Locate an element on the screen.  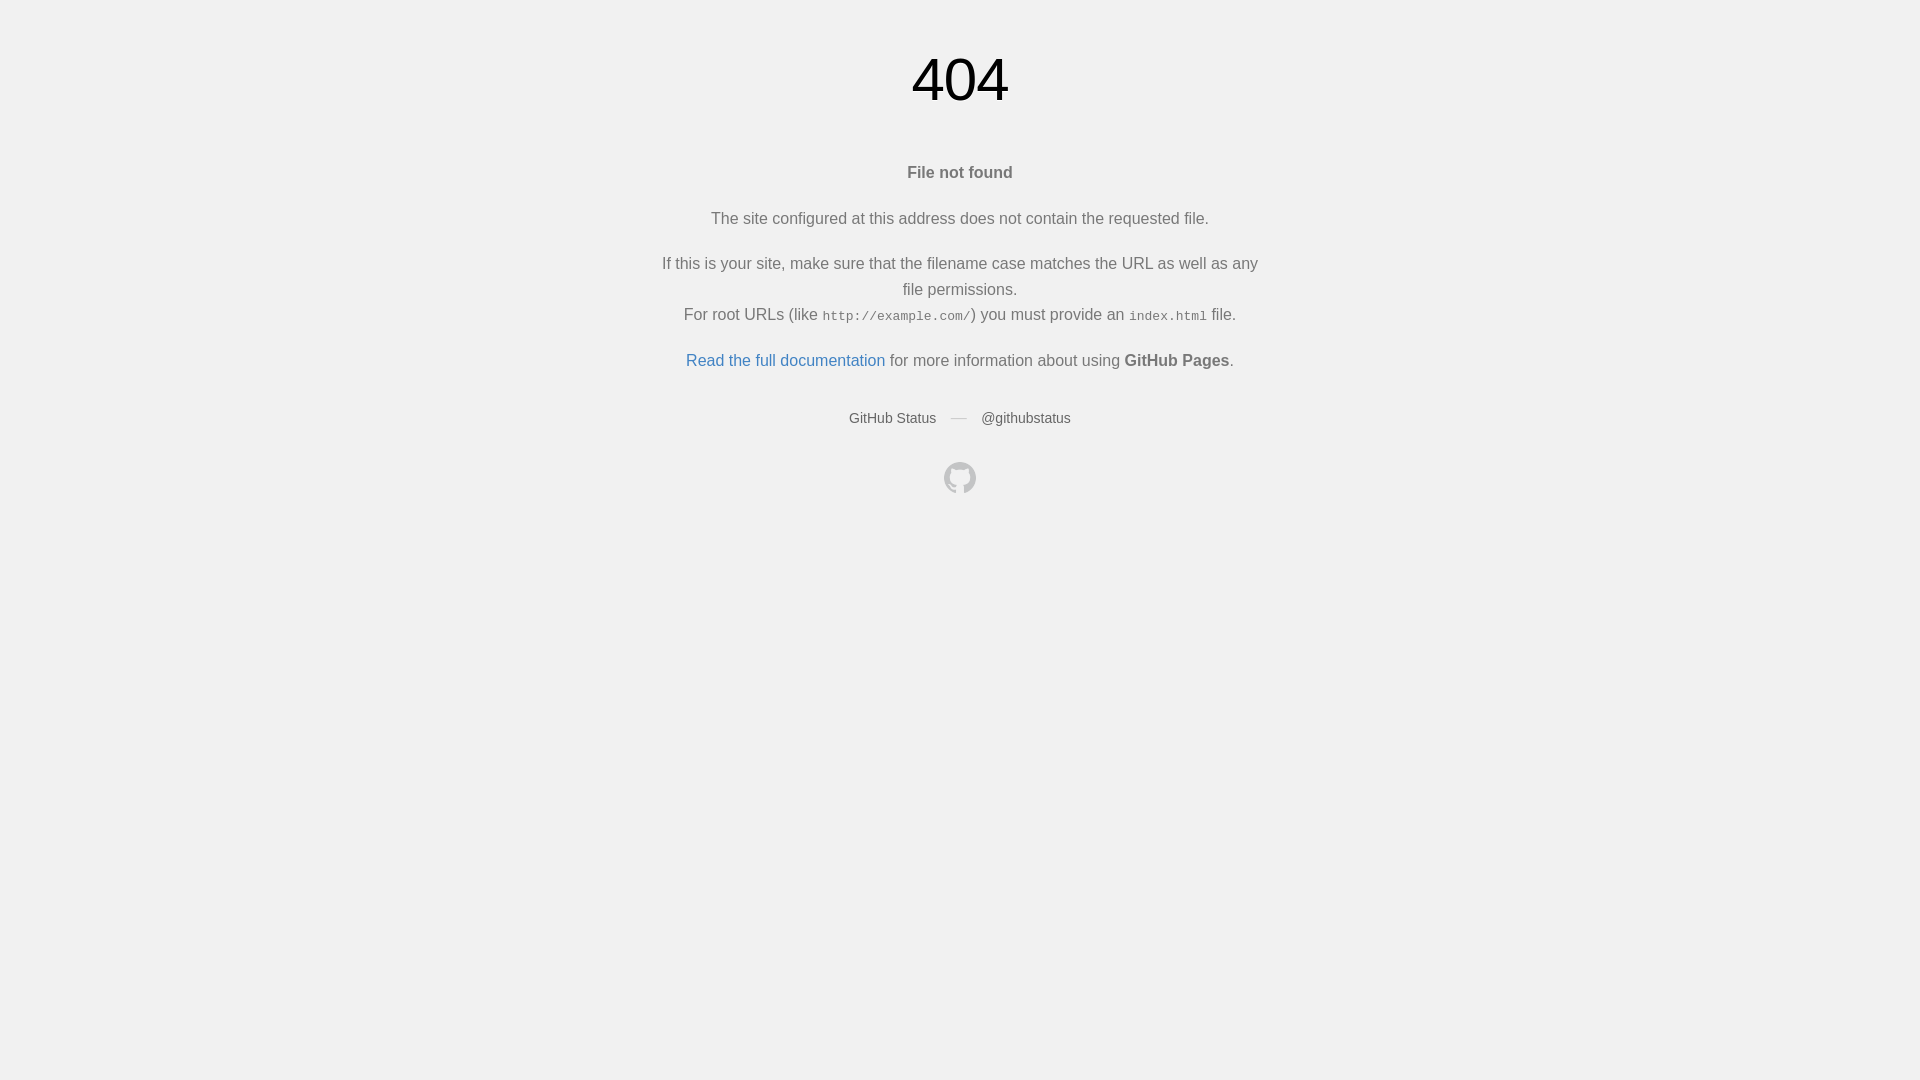
'@githubstatus' is located at coordinates (1026, 416).